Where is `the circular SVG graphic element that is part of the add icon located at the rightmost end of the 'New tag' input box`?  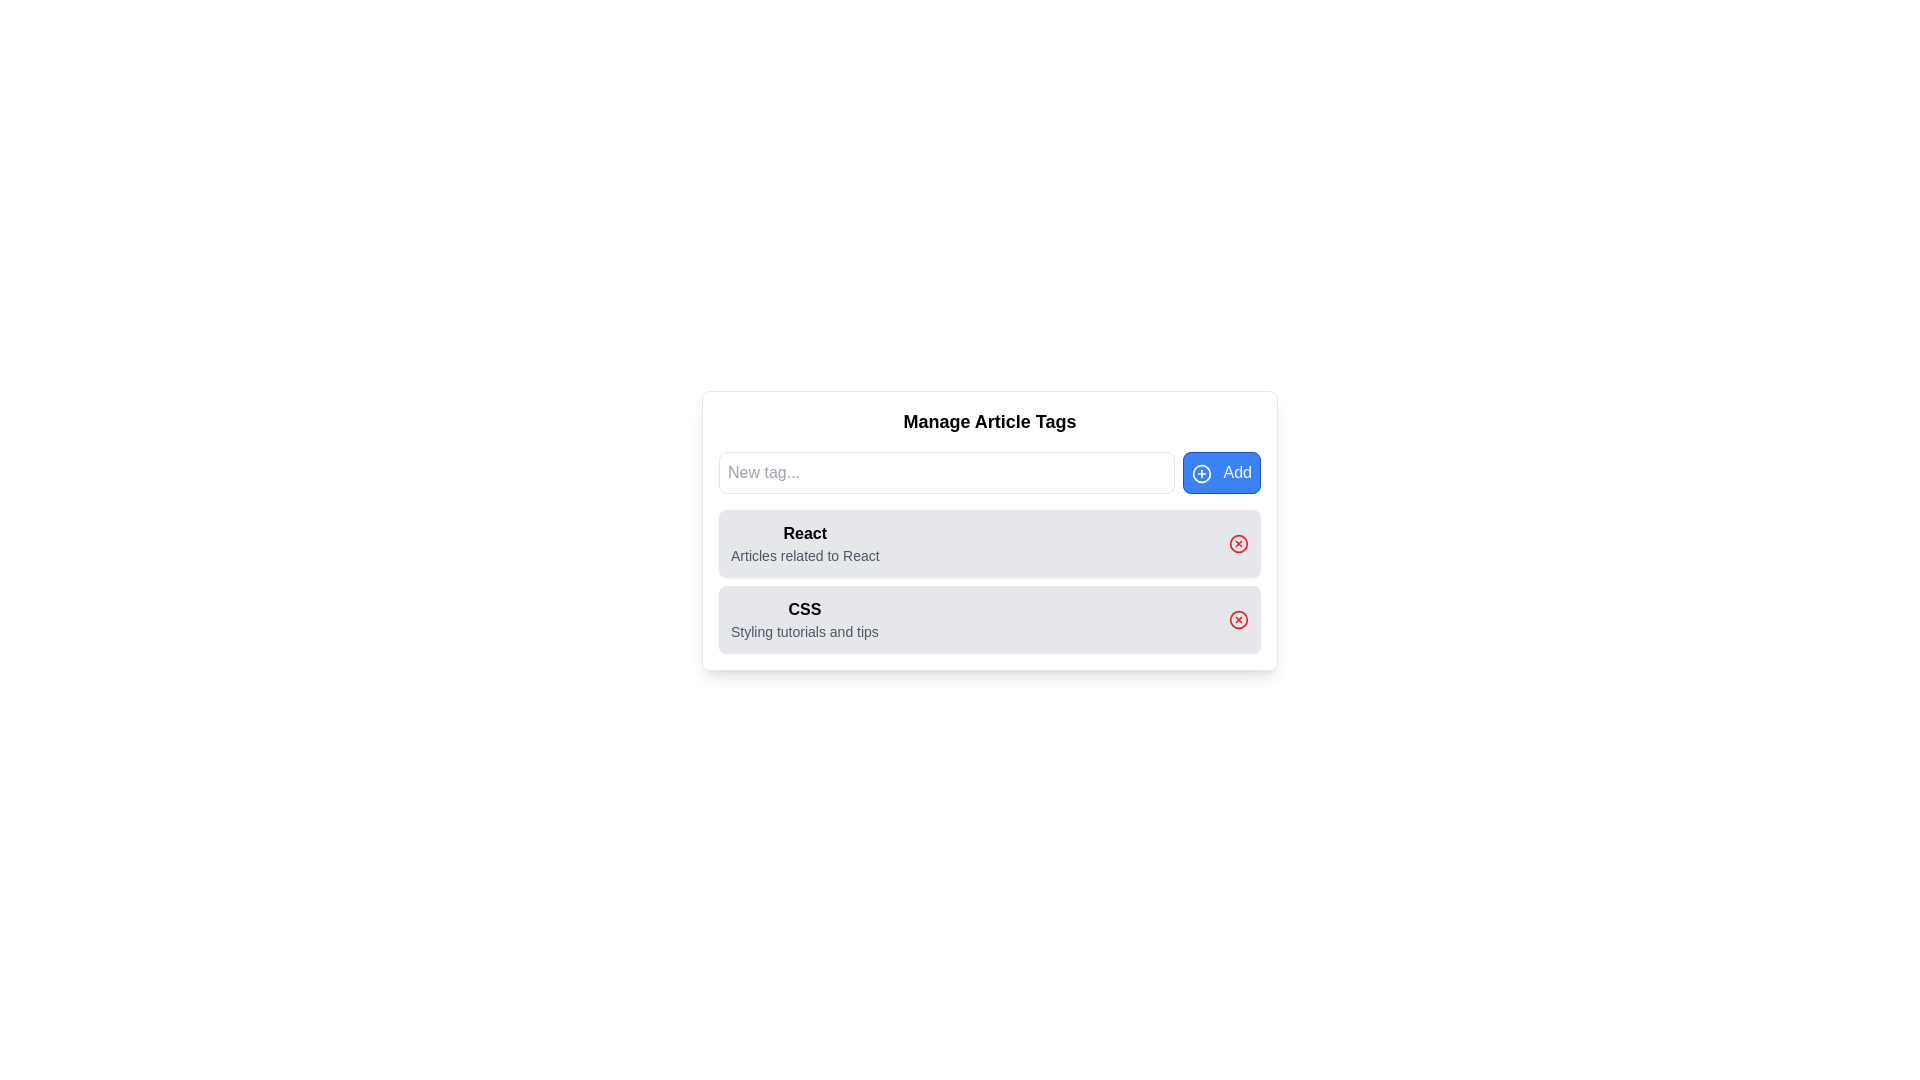
the circular SVG graphic element that is part of the add icon located at the rightmost end of the 'New tag' input box is located at coordinates (1200, 473).